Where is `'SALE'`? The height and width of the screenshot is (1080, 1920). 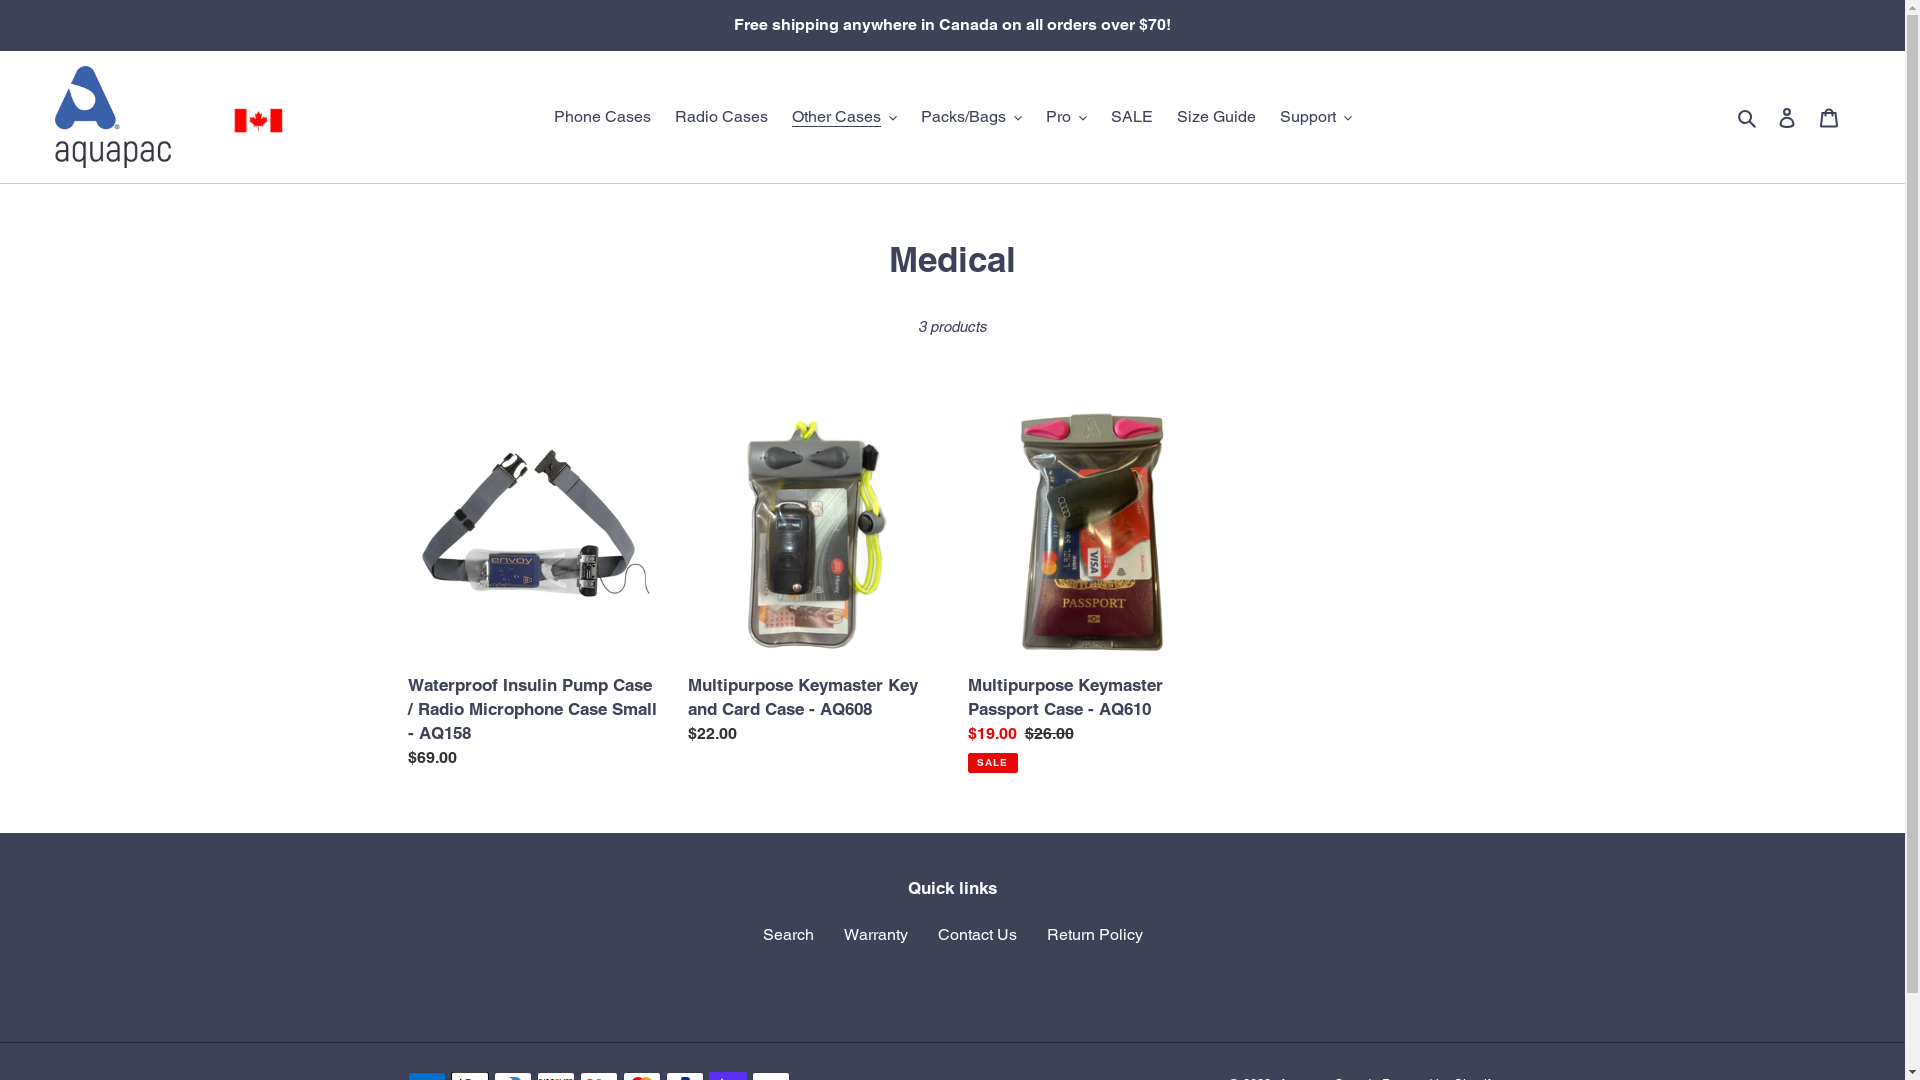 'SALE' is located at coordinates (1131, 116).